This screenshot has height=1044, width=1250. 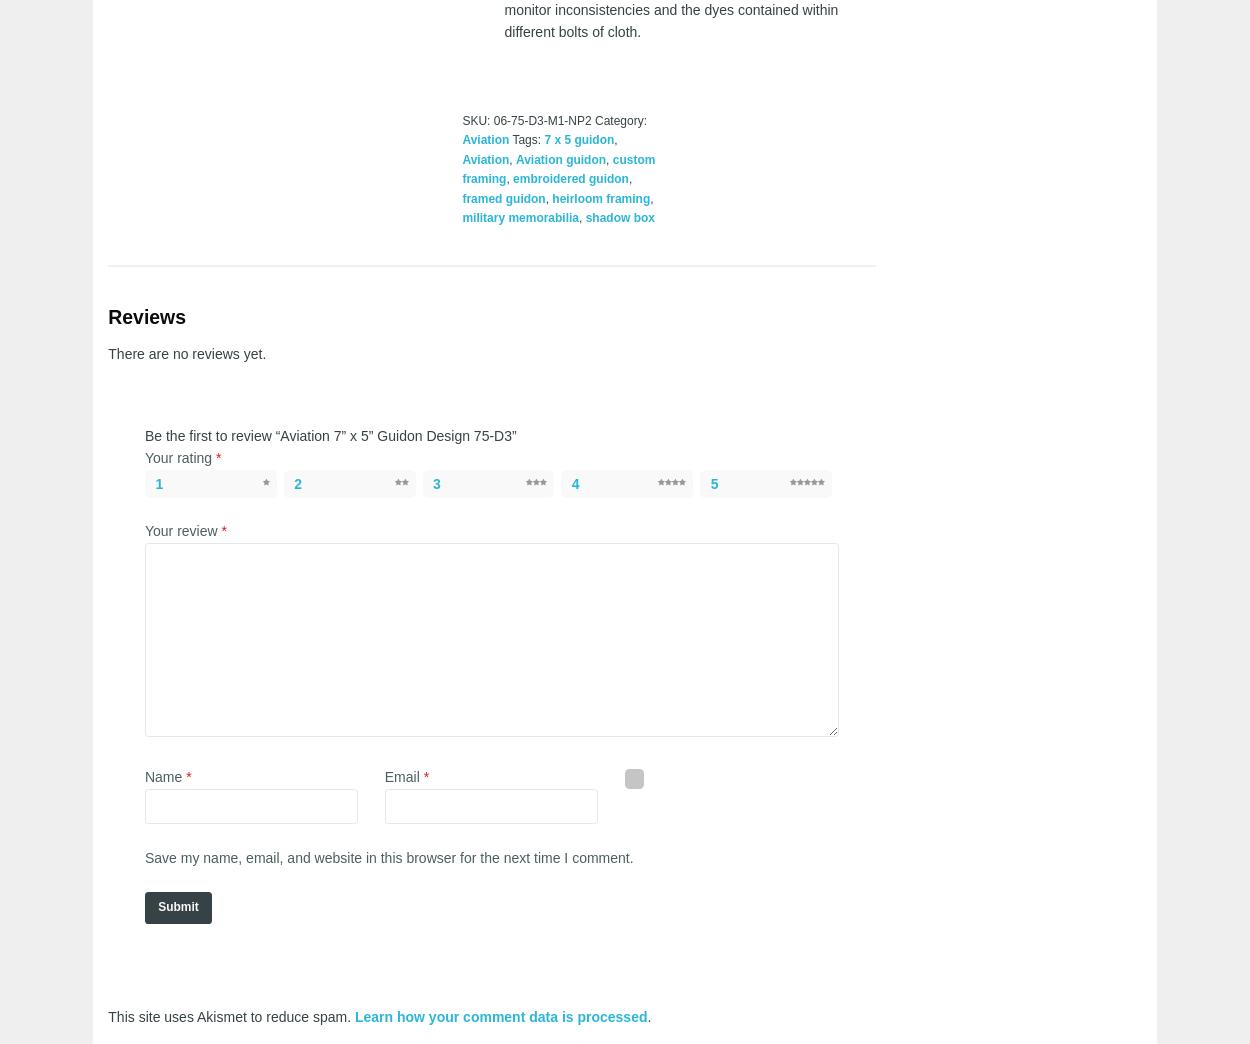 What do you see at coordinates (165, 777) in the screenshot?
I see `'Name'` at bounding box center [165, 777].